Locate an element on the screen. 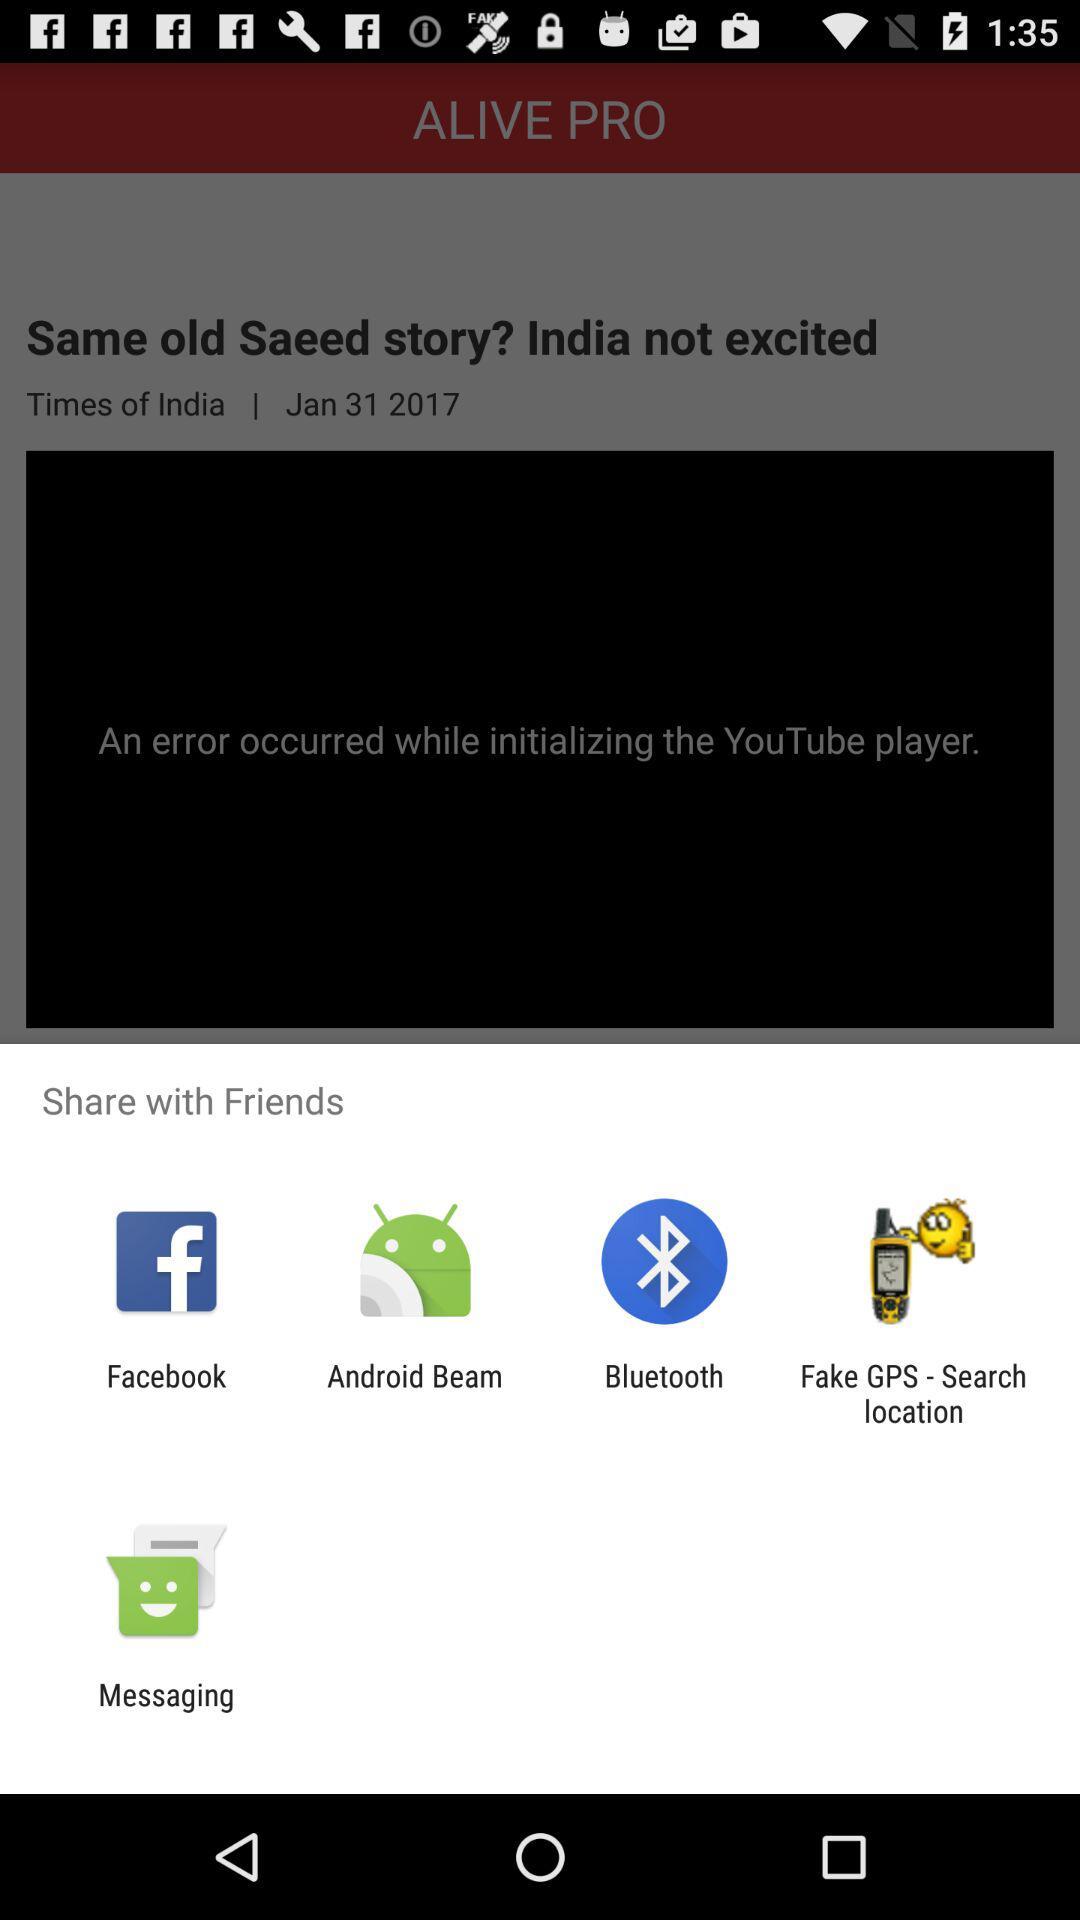 This screenshot has height=1920, width=1080. app next to the bluetooth app is located at coordinates (414, 1392).